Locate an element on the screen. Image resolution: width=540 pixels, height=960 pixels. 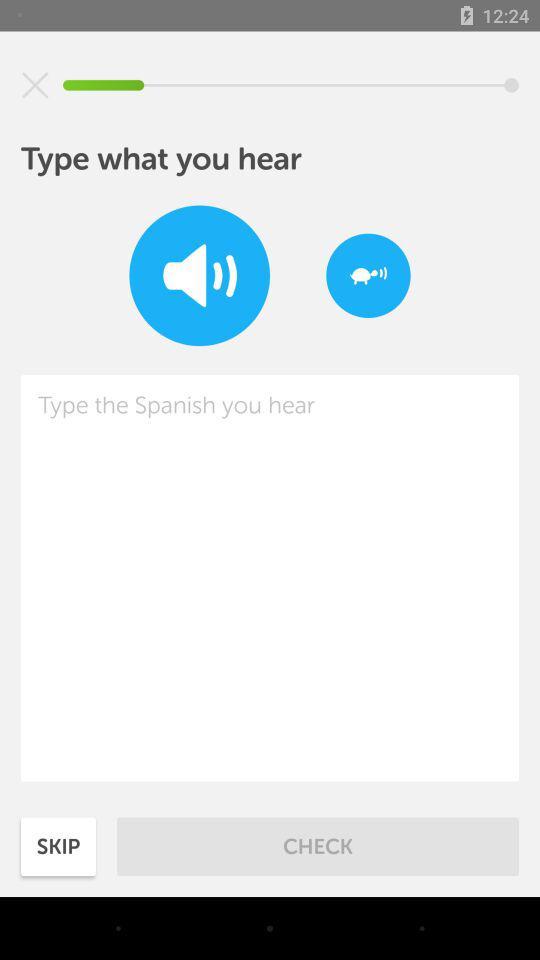
the skip is located at coordinates (58, 845).